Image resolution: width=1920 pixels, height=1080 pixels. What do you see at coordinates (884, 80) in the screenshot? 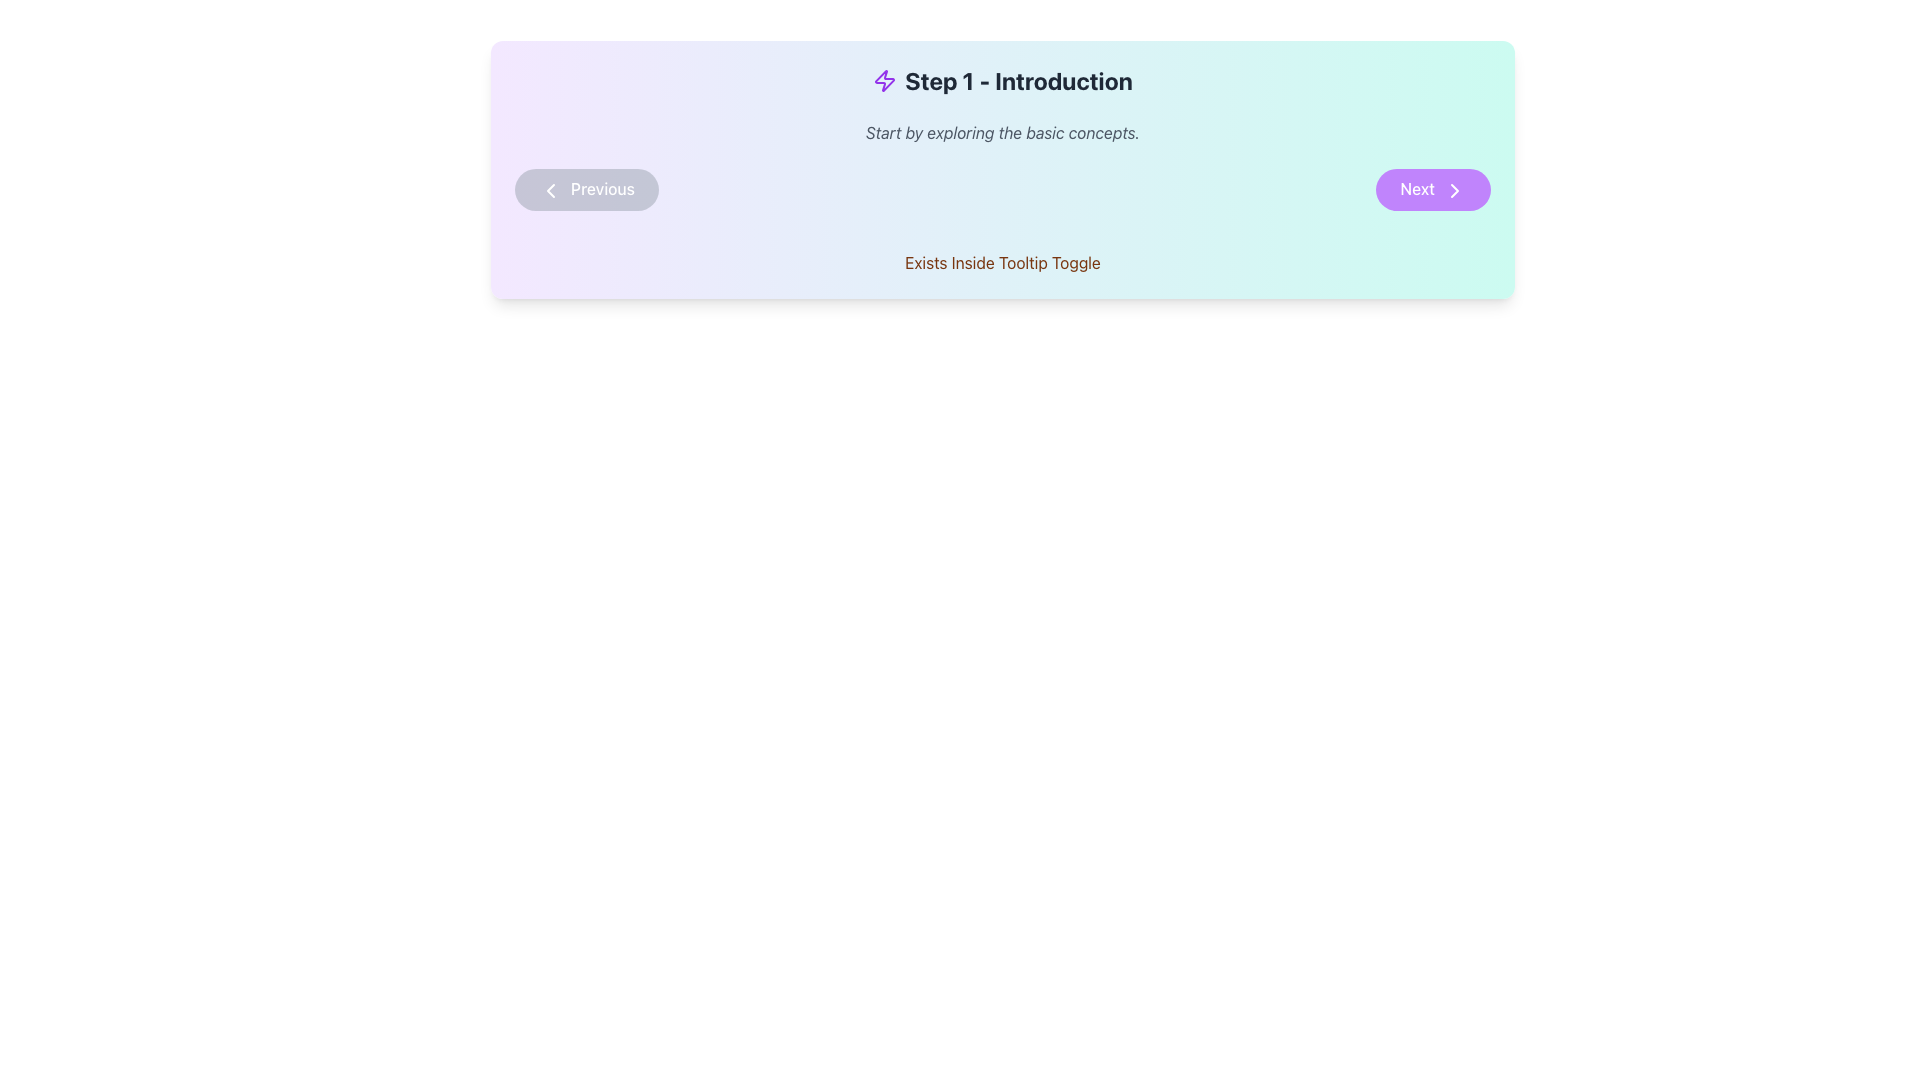
I see `the small purple lightning bolt icon located to the left of the text 'Step 1 - Introduction'` at bounding box center [884, 80].